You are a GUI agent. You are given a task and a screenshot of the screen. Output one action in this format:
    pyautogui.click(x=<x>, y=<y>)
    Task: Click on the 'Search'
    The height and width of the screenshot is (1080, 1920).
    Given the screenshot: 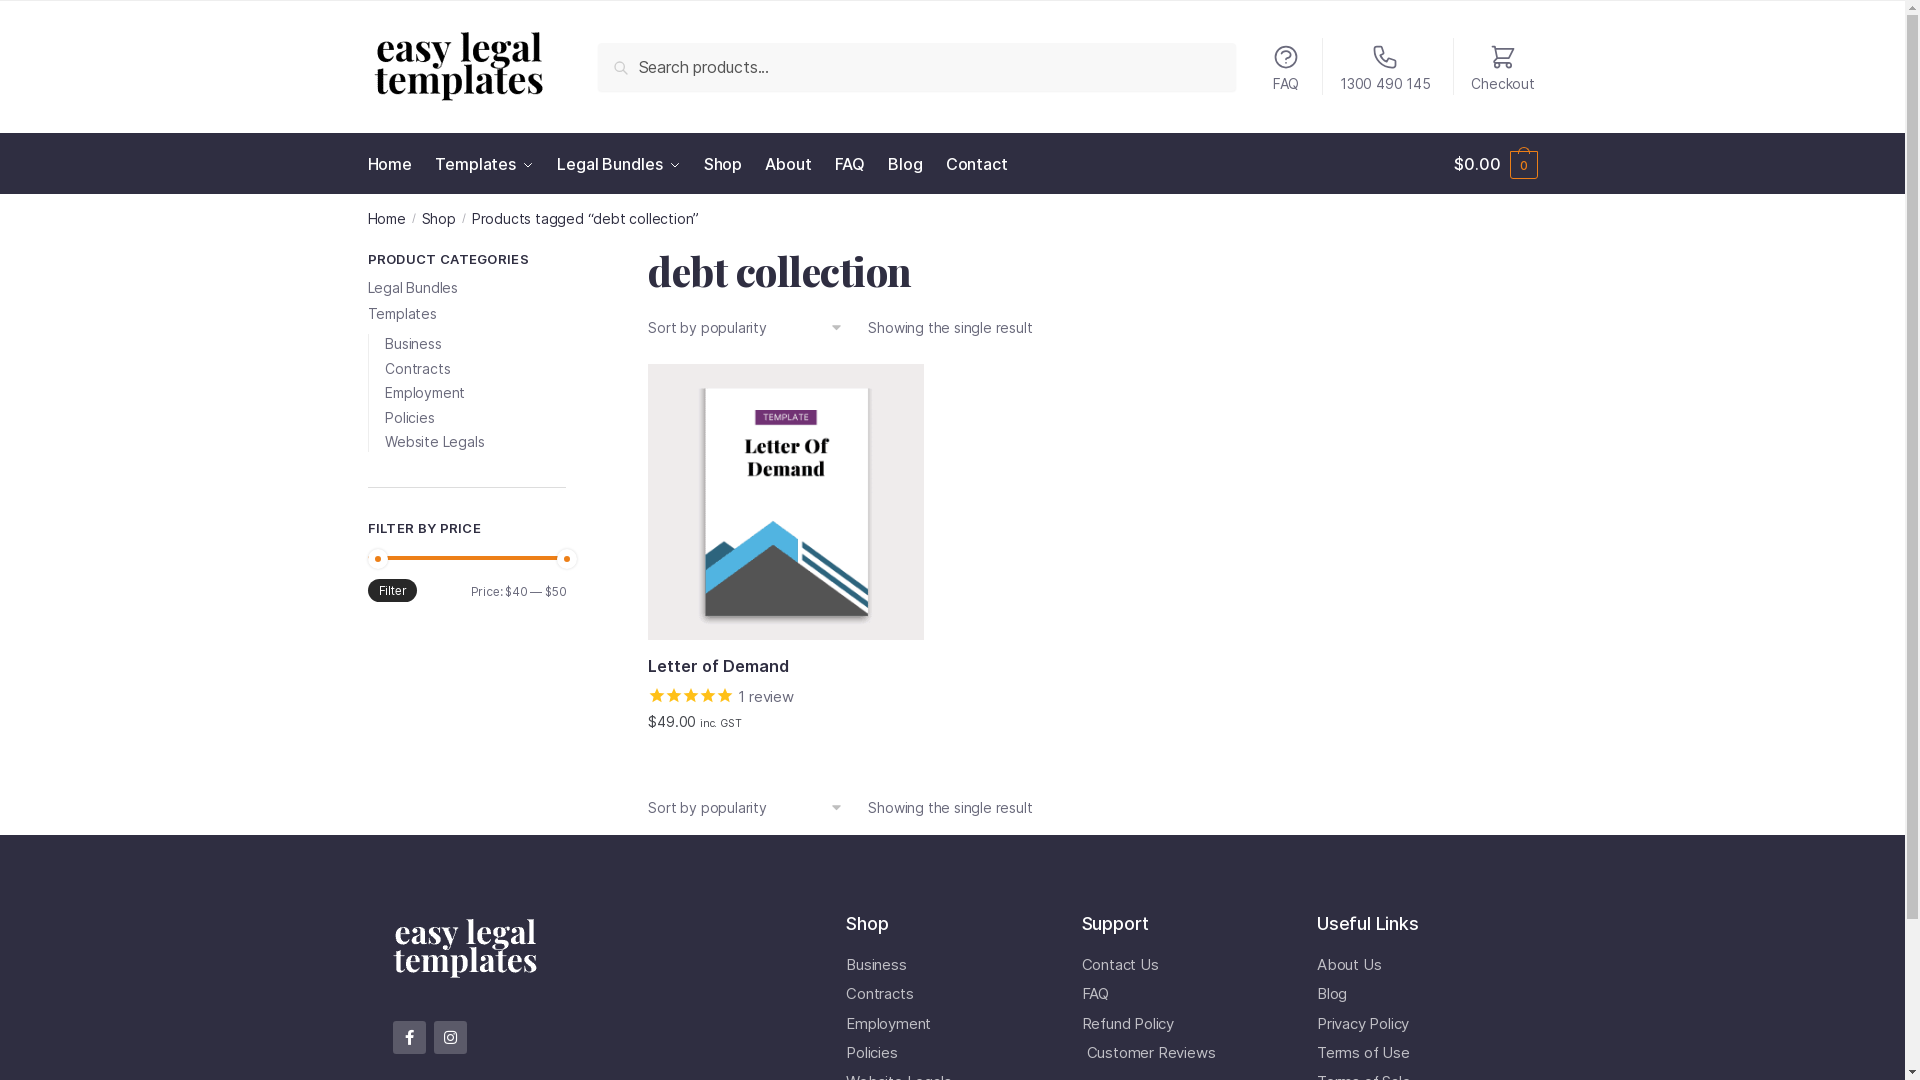 What is the action you would take?
    pyautogui.click(x=627, y=56)
    